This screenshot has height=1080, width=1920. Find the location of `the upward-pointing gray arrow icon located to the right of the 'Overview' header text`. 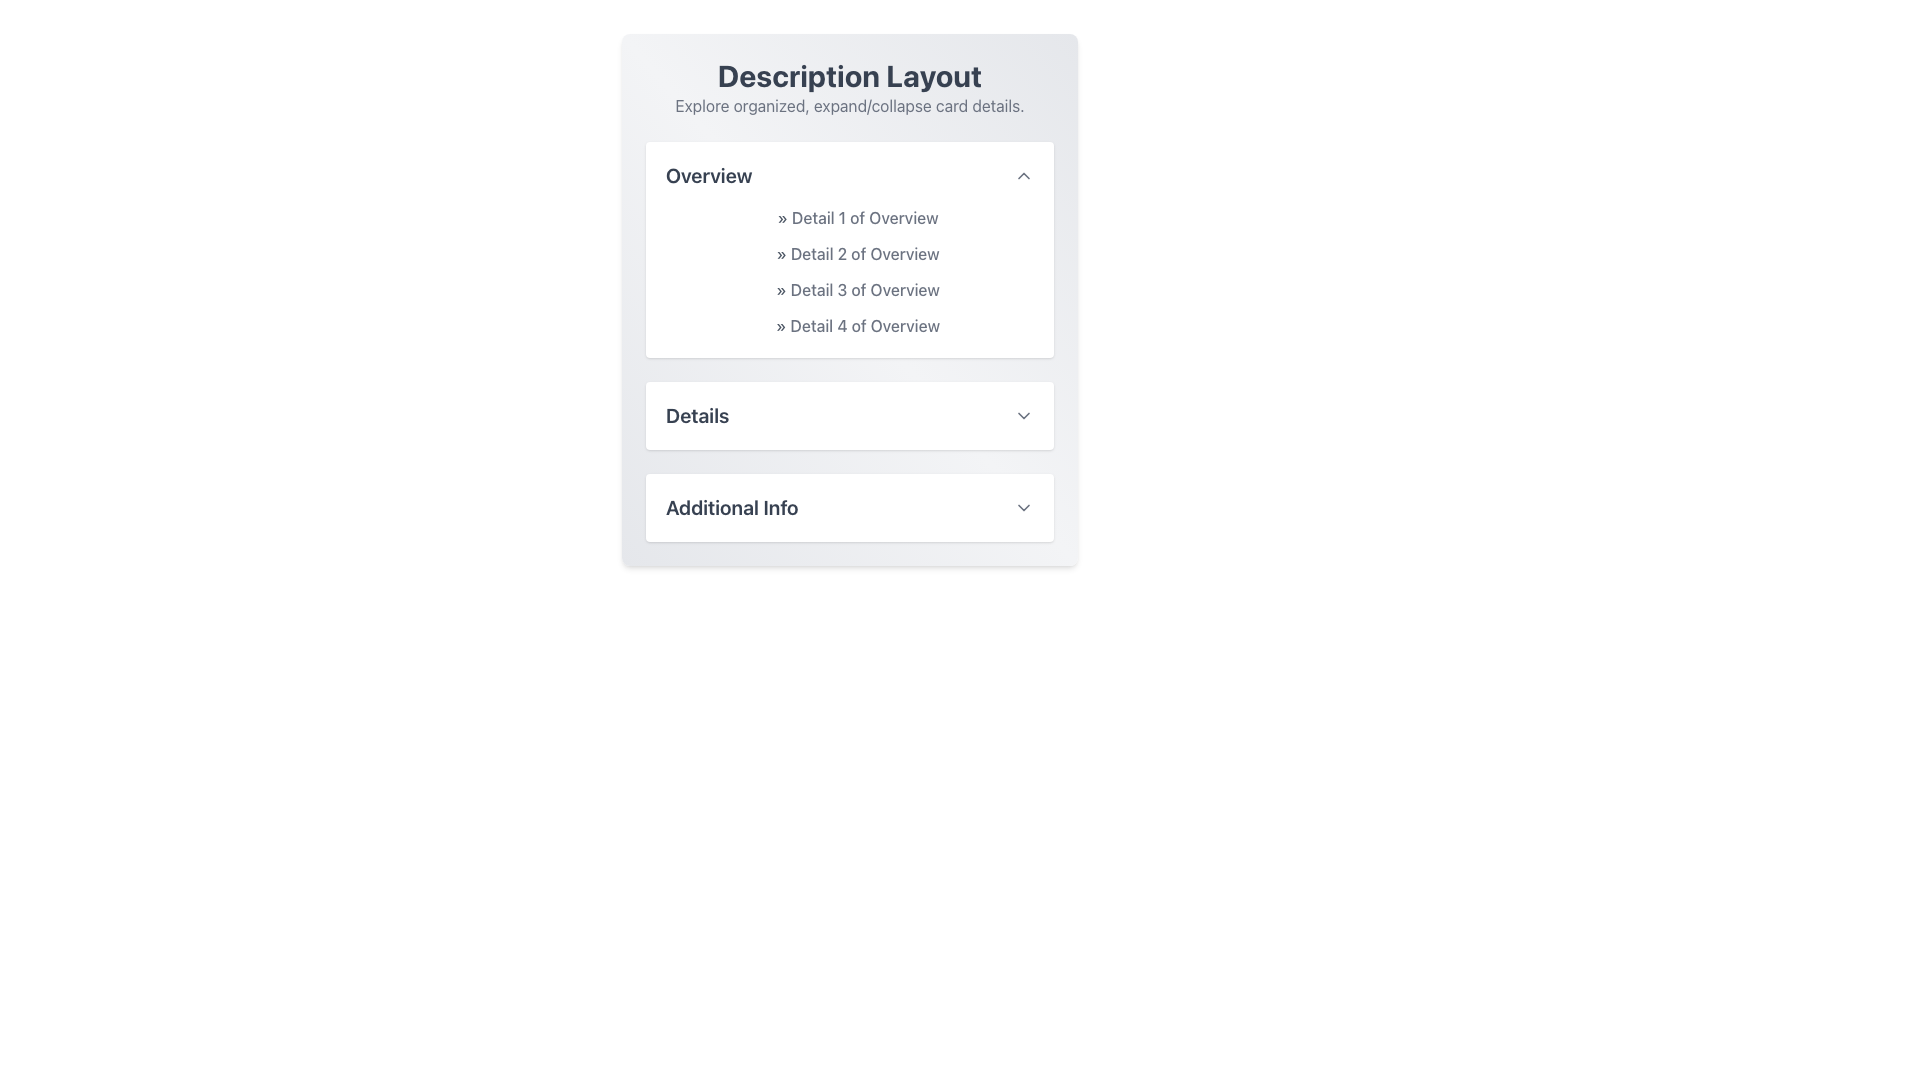

the upward-pointing gray arrow icon located to the right of the 'Overview' header text is located at coordinates (1023, 175).